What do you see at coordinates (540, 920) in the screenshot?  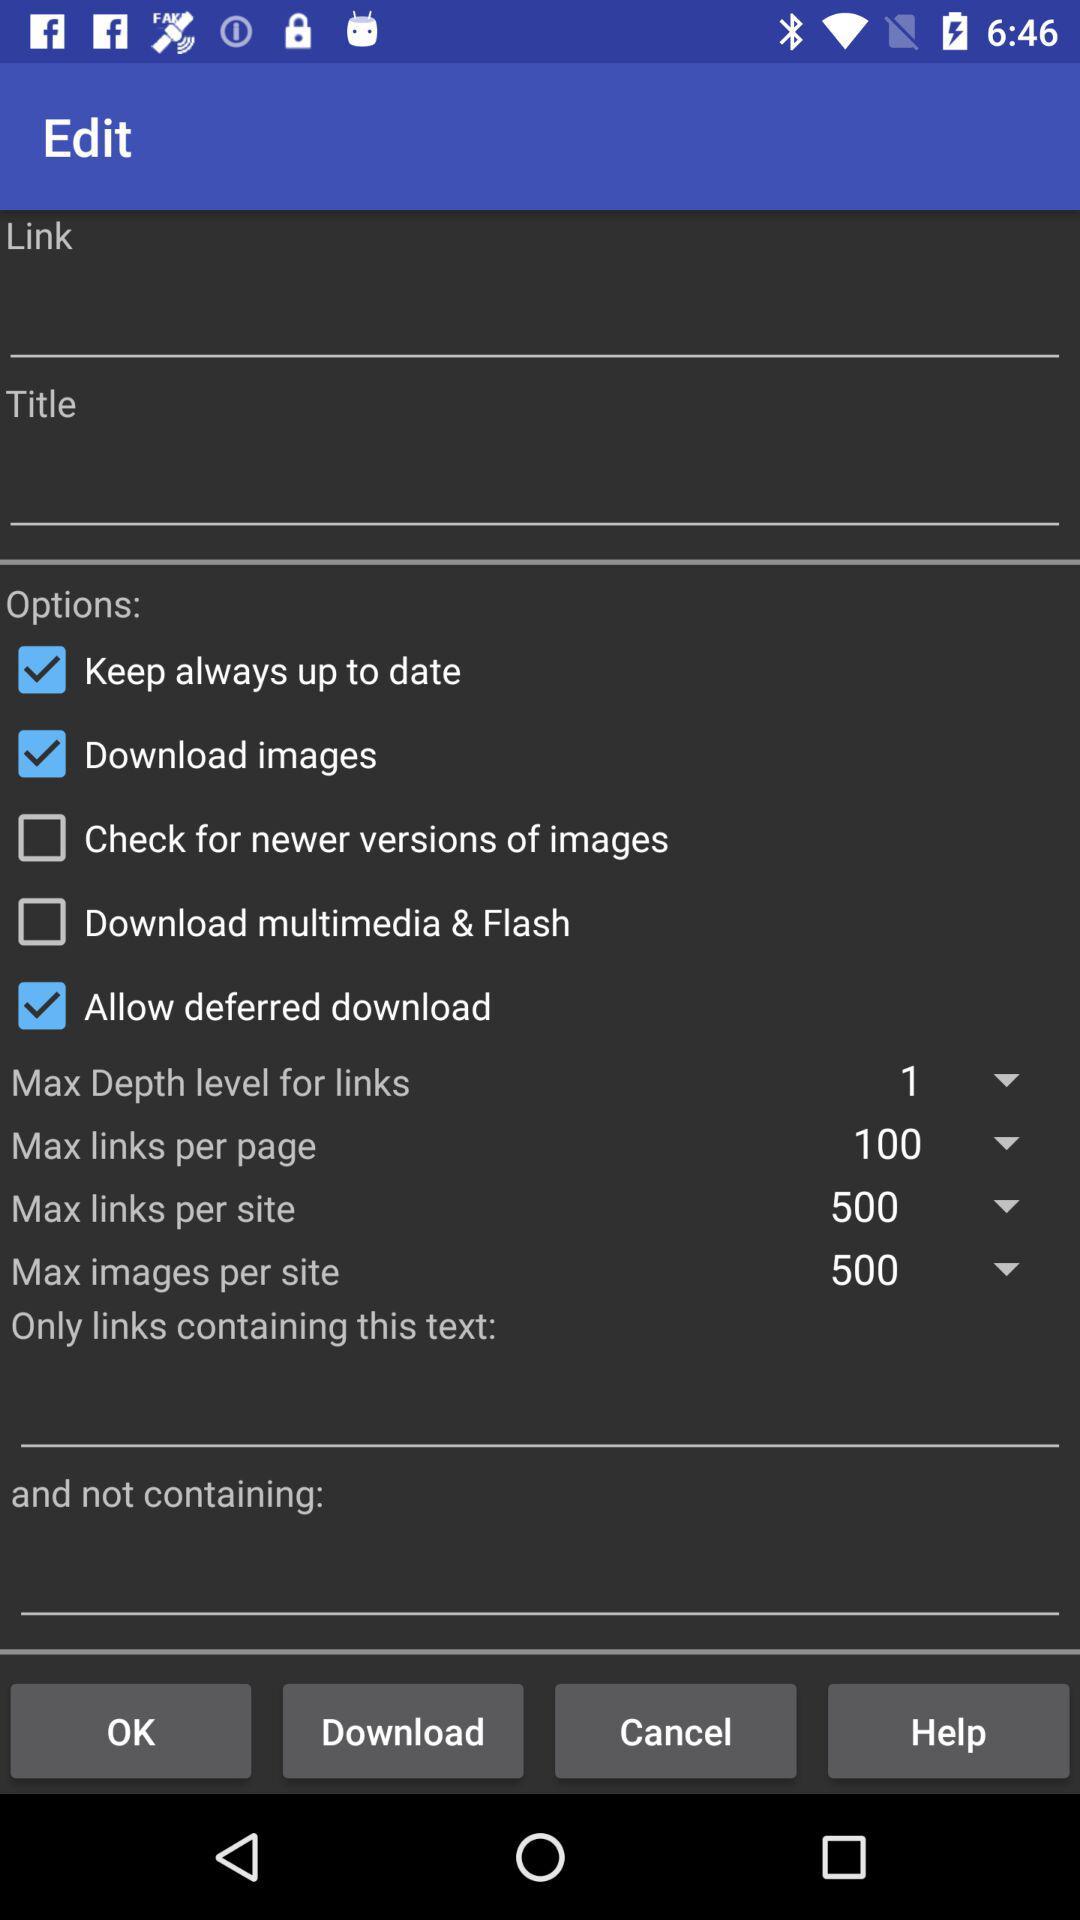 I see `download multimedia & flash item` at bounding box center [540, 920].